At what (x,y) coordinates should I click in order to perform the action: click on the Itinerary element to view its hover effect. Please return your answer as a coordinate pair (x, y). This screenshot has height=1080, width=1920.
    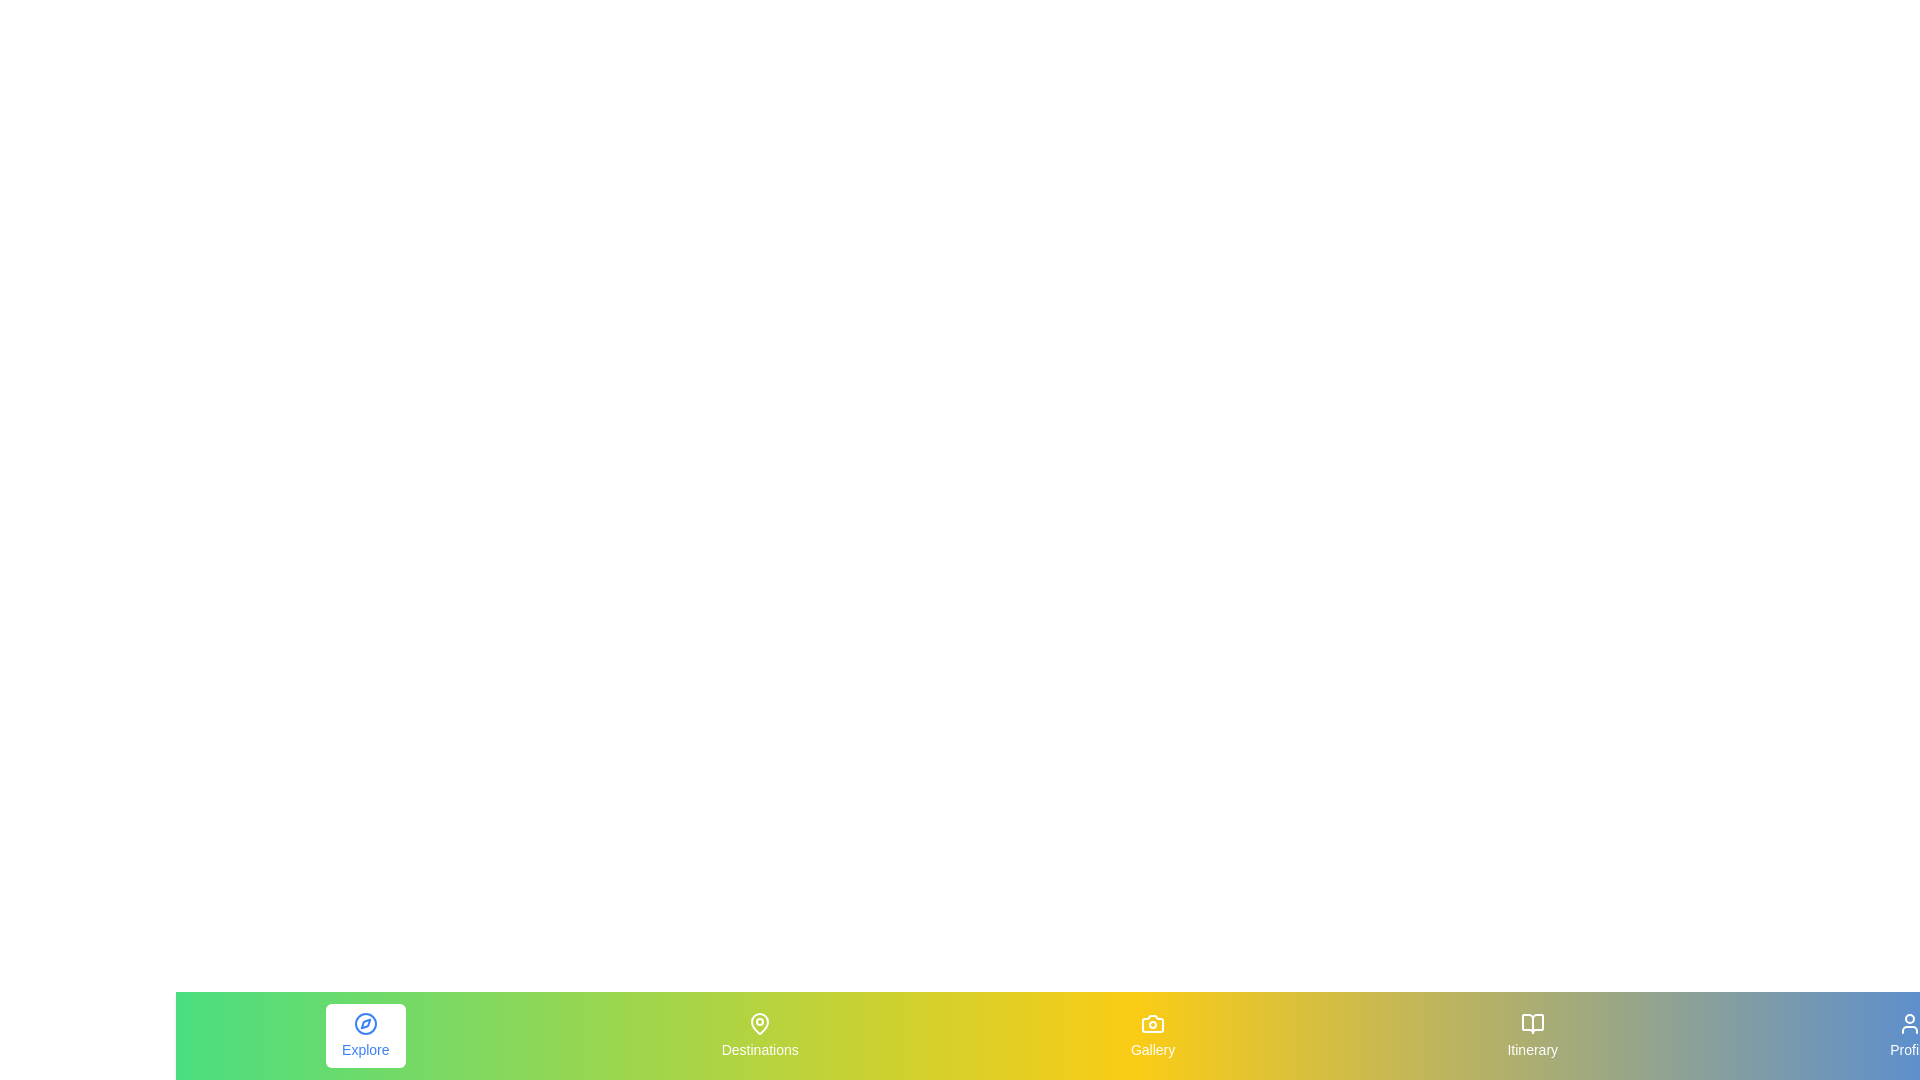
    Looking at the image, I should click on (1531, 1035).